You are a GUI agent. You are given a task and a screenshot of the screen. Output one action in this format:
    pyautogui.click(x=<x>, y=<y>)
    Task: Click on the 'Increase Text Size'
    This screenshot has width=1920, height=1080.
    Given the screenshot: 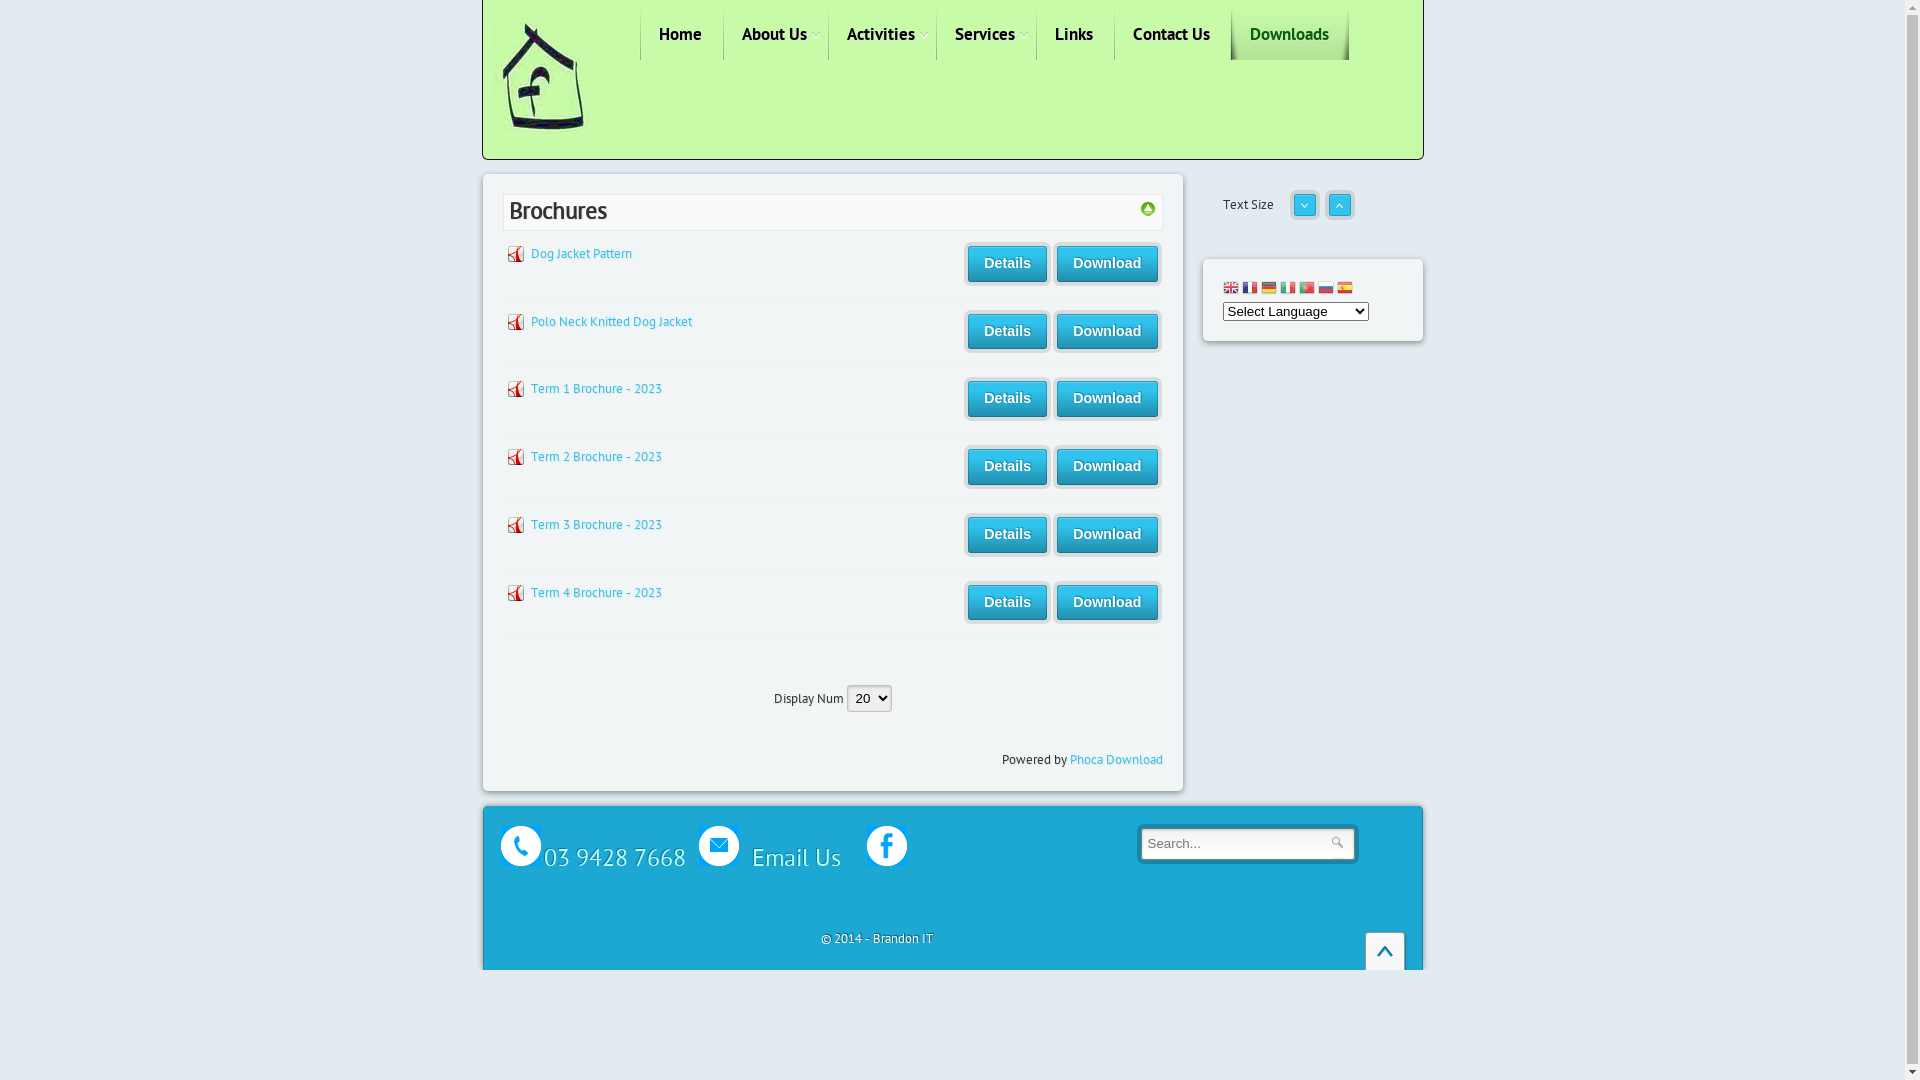 What is the action you would take?
    pyautogui.click(x=1339, y=212)
    